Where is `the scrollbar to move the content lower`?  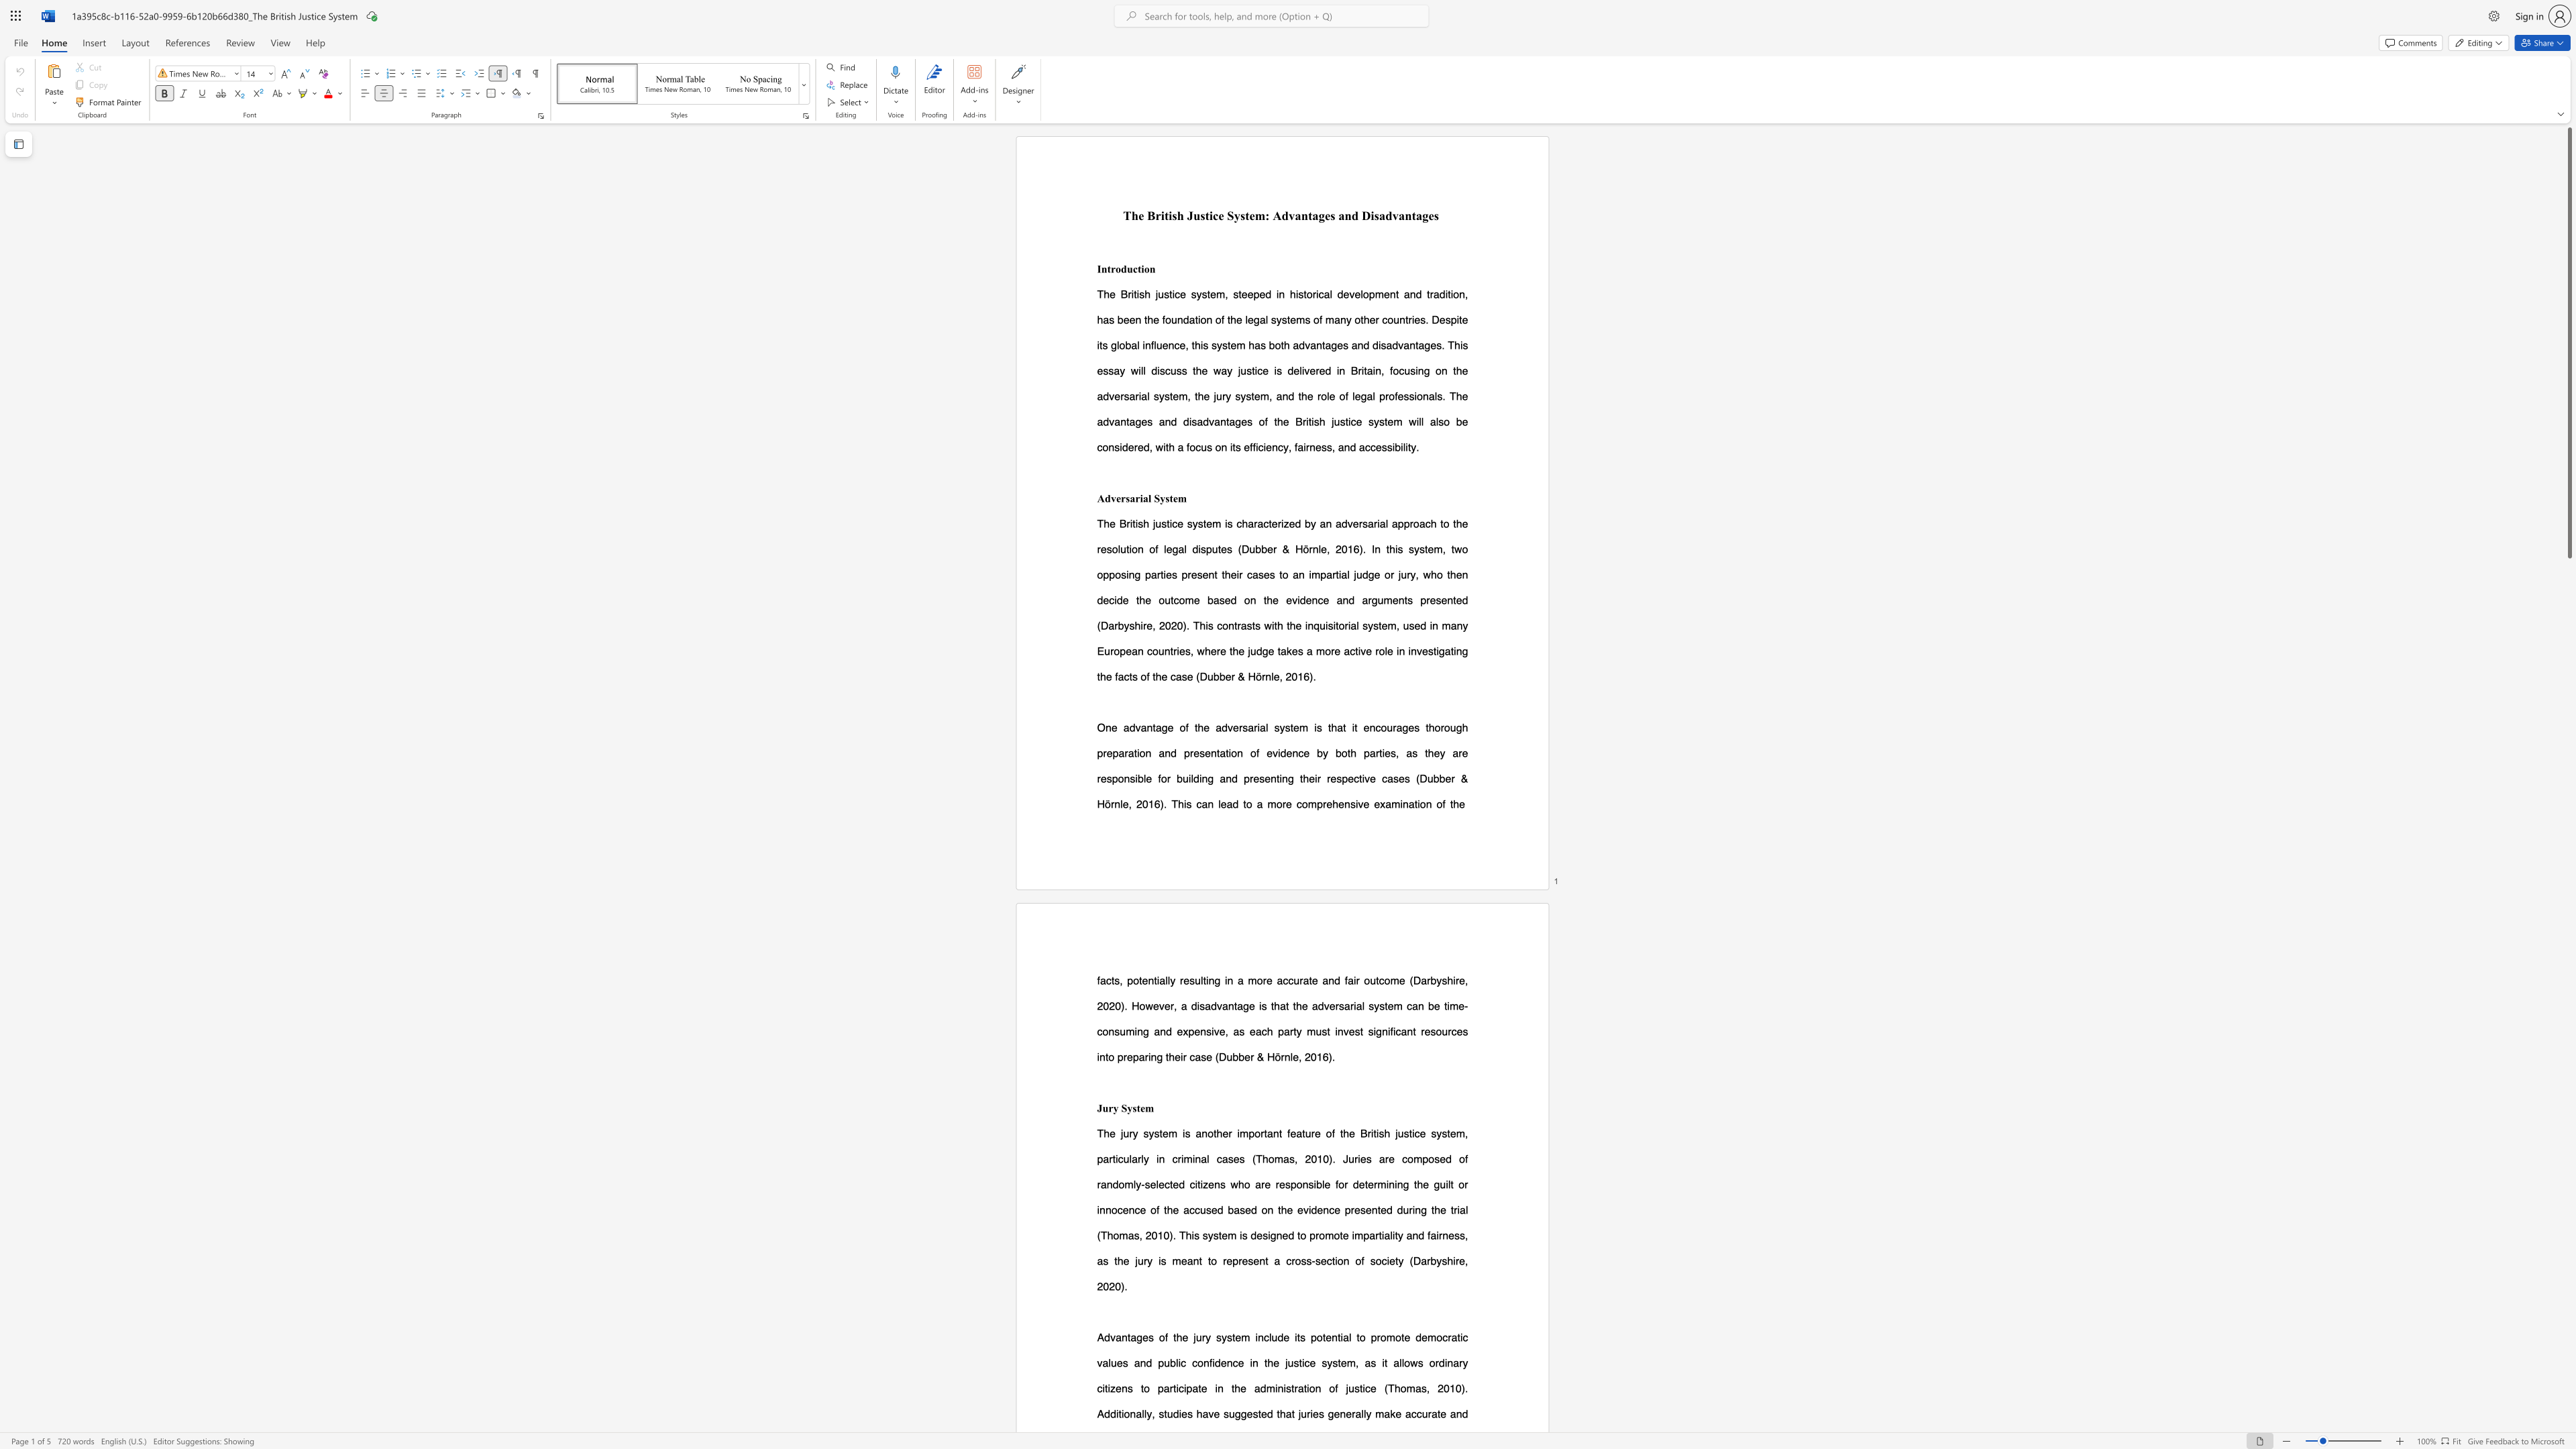 the scrollbar to move the content lower is located at coordinates (2568, 1018).